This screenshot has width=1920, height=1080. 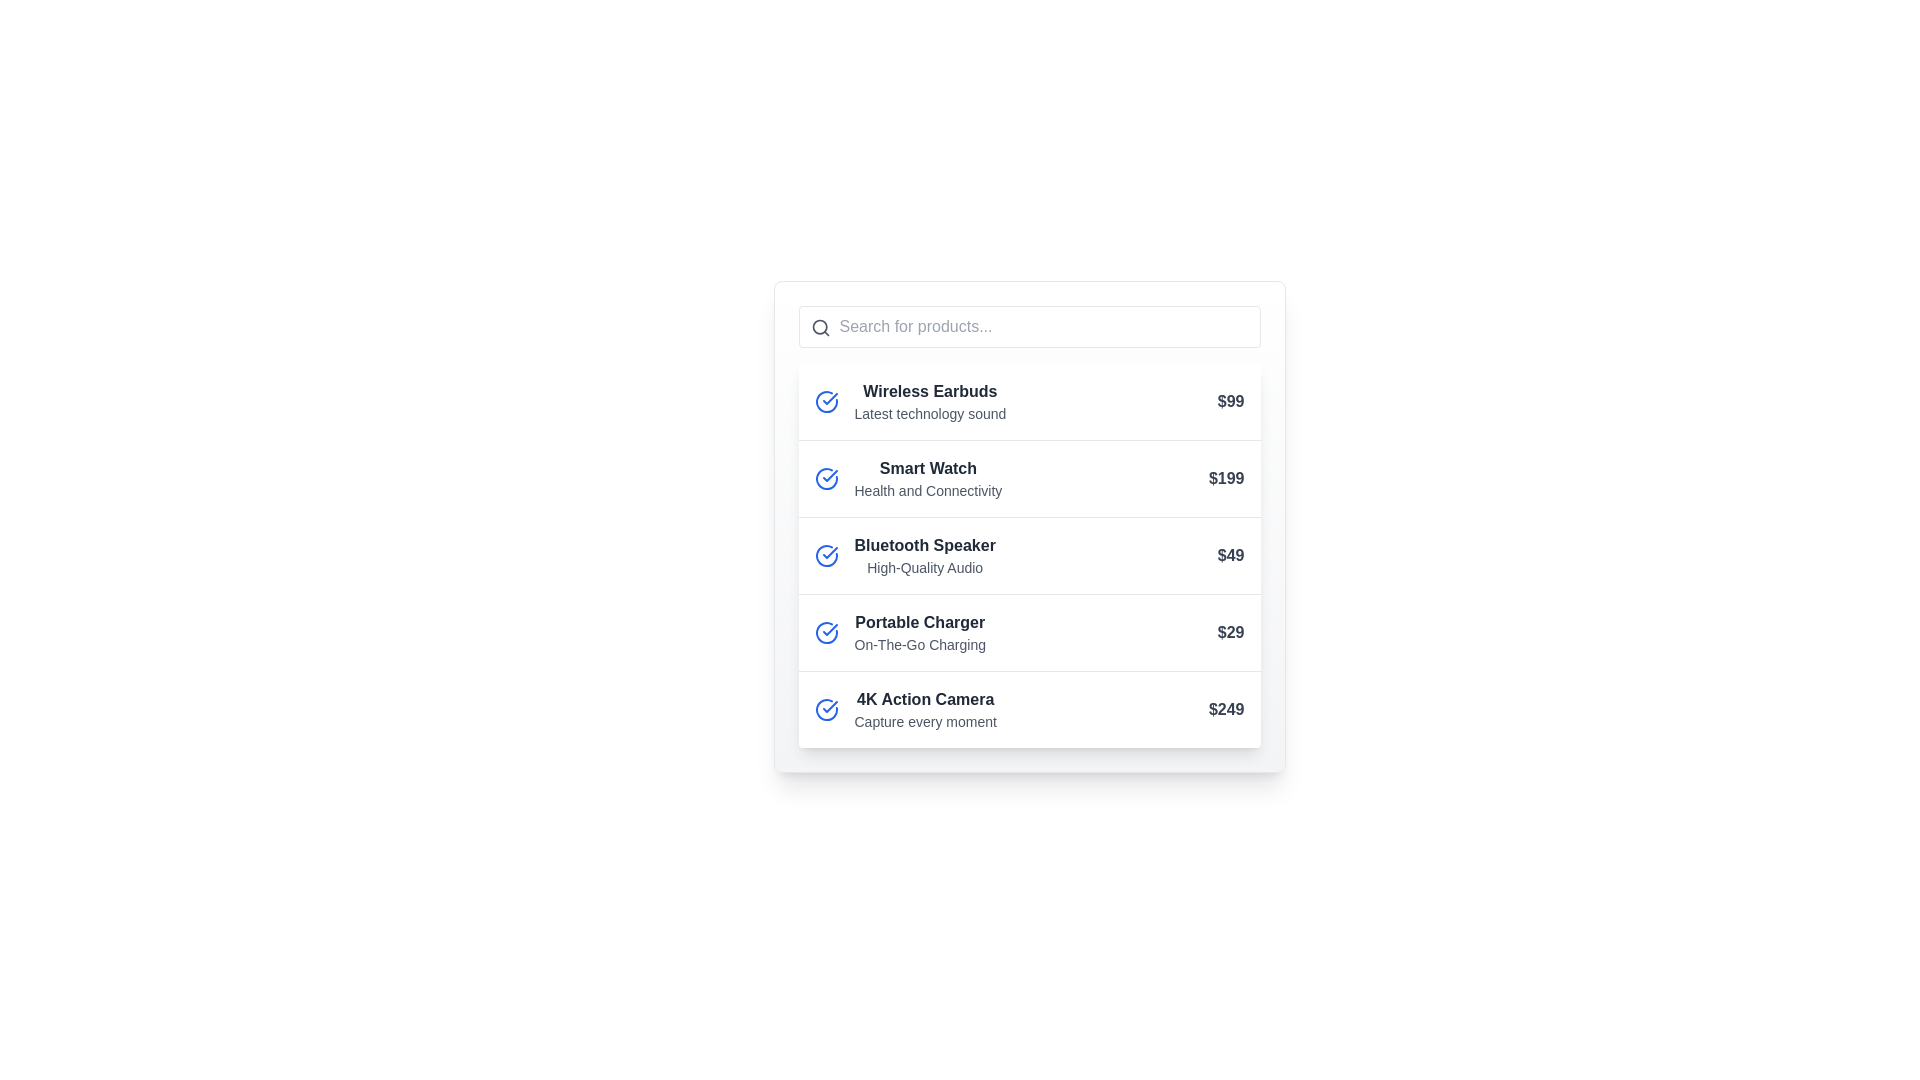 What do you see at coordinates (826, 708) in the screenshot?
I see `the blue circular checkmark icon that represents a completed task, located at the leading edge of the '4K Action Camera' list item` at bounding box center [826, 708].